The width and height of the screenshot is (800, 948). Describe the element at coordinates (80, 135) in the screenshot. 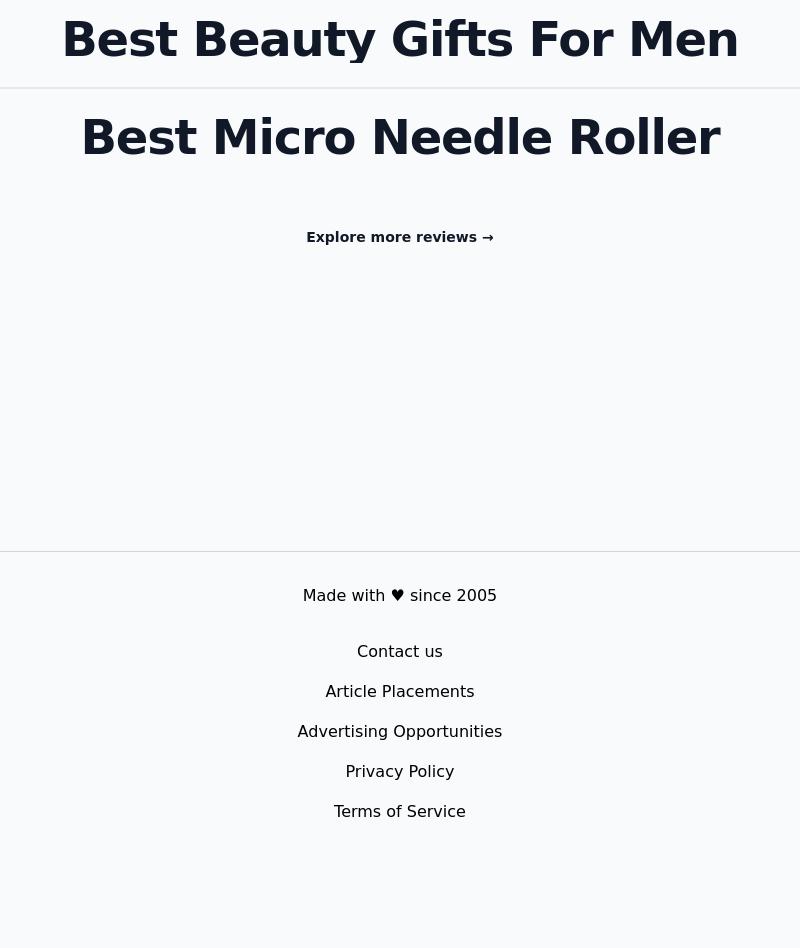

I see `'Best Micro Needle Roller'` at that location.